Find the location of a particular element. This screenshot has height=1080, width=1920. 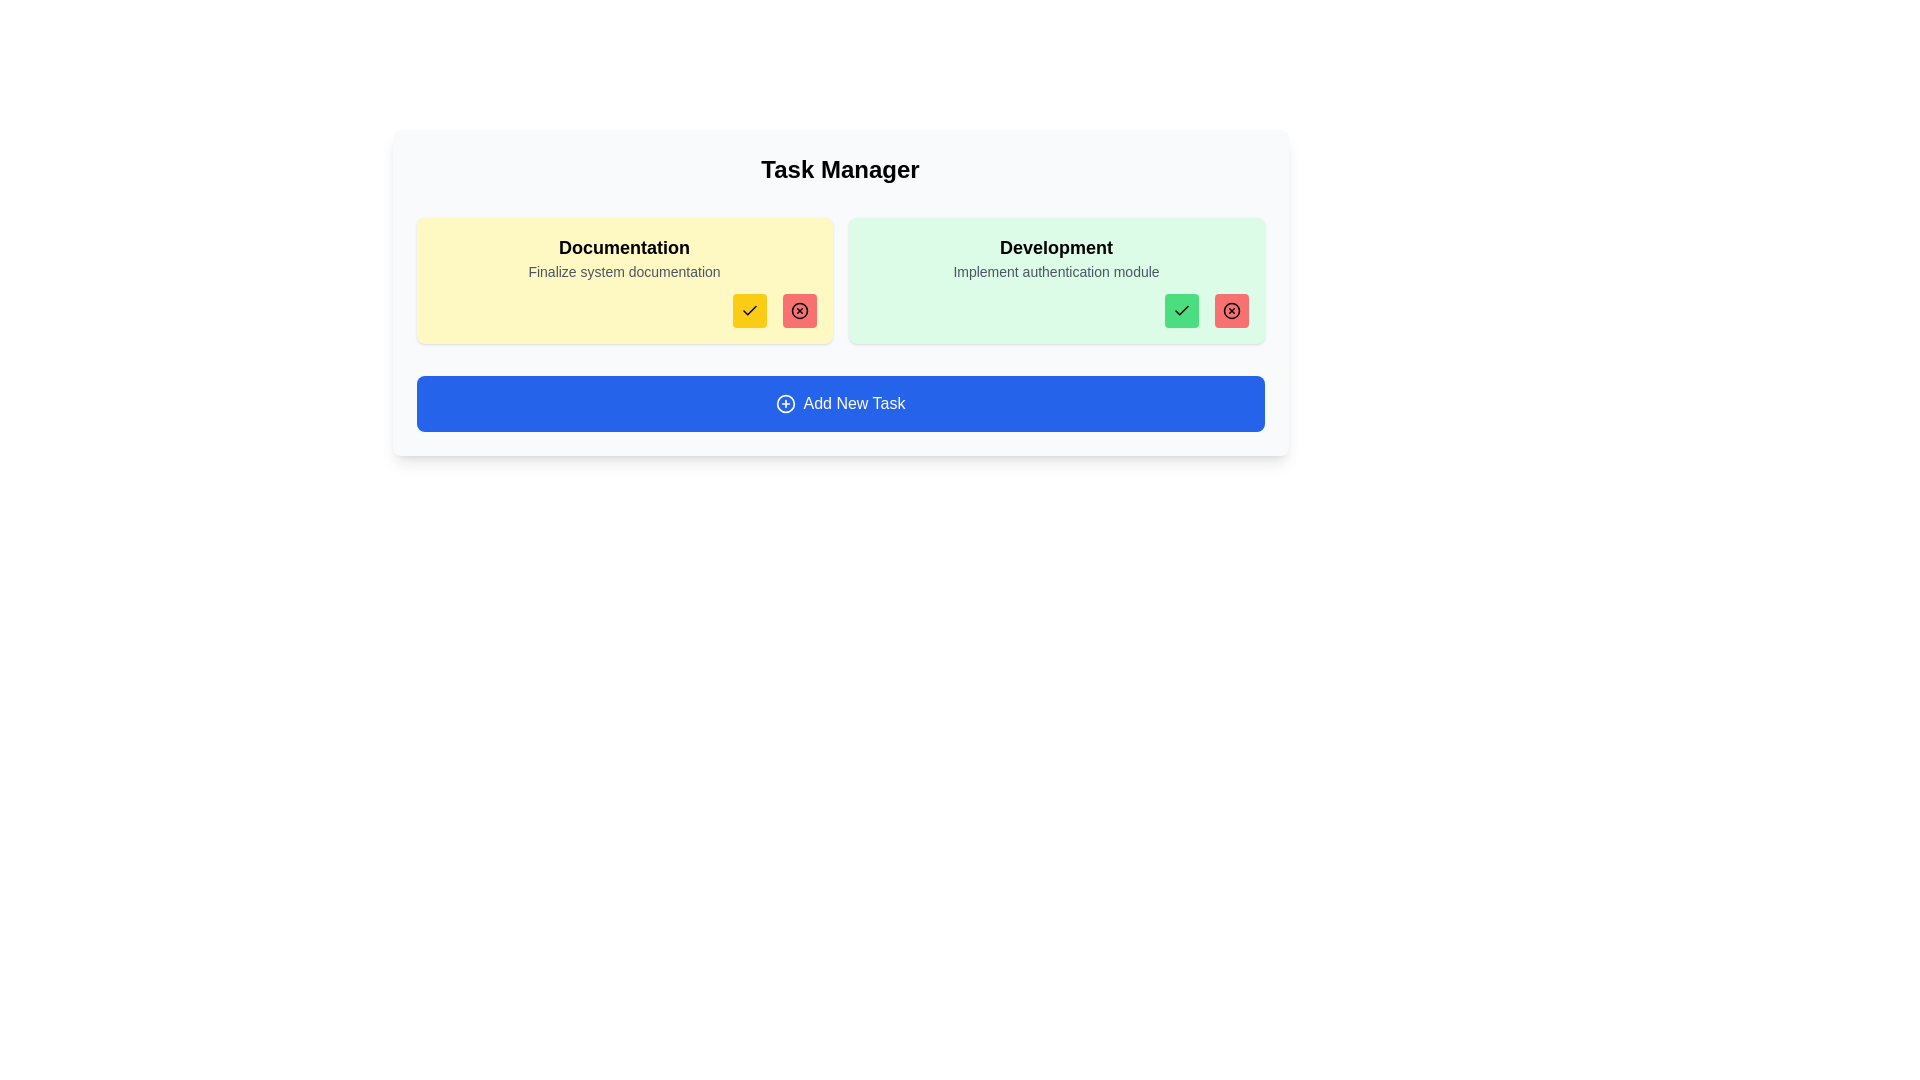

text label displaying 'Implement authentication module' which is centrally aligned below the 'Development' label in a light green background is located at coordinates (1055, 272).